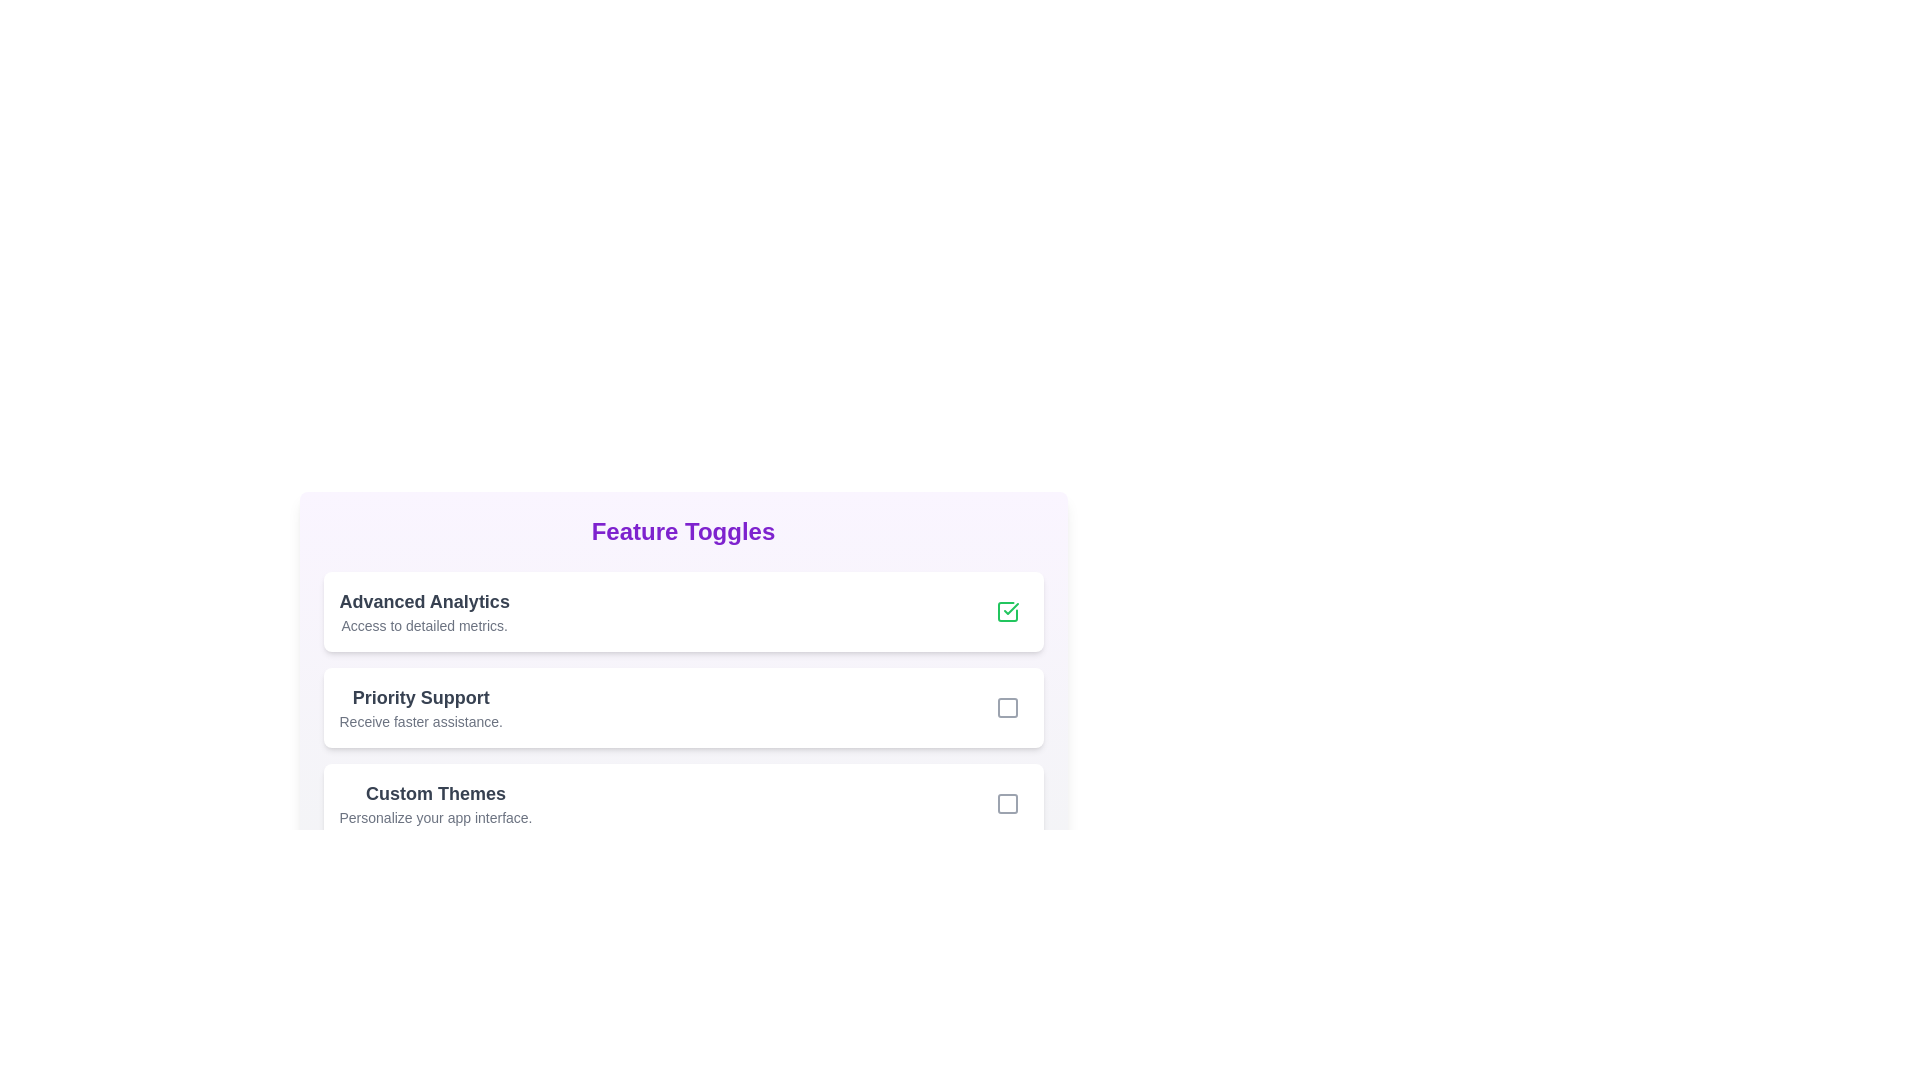 The height and width of the screenshot is (1080, 1920). I want to click on the second feature tile in the 'Feature Toggles' list, which contains a checkbox for interactive selection, so click(683, 707).